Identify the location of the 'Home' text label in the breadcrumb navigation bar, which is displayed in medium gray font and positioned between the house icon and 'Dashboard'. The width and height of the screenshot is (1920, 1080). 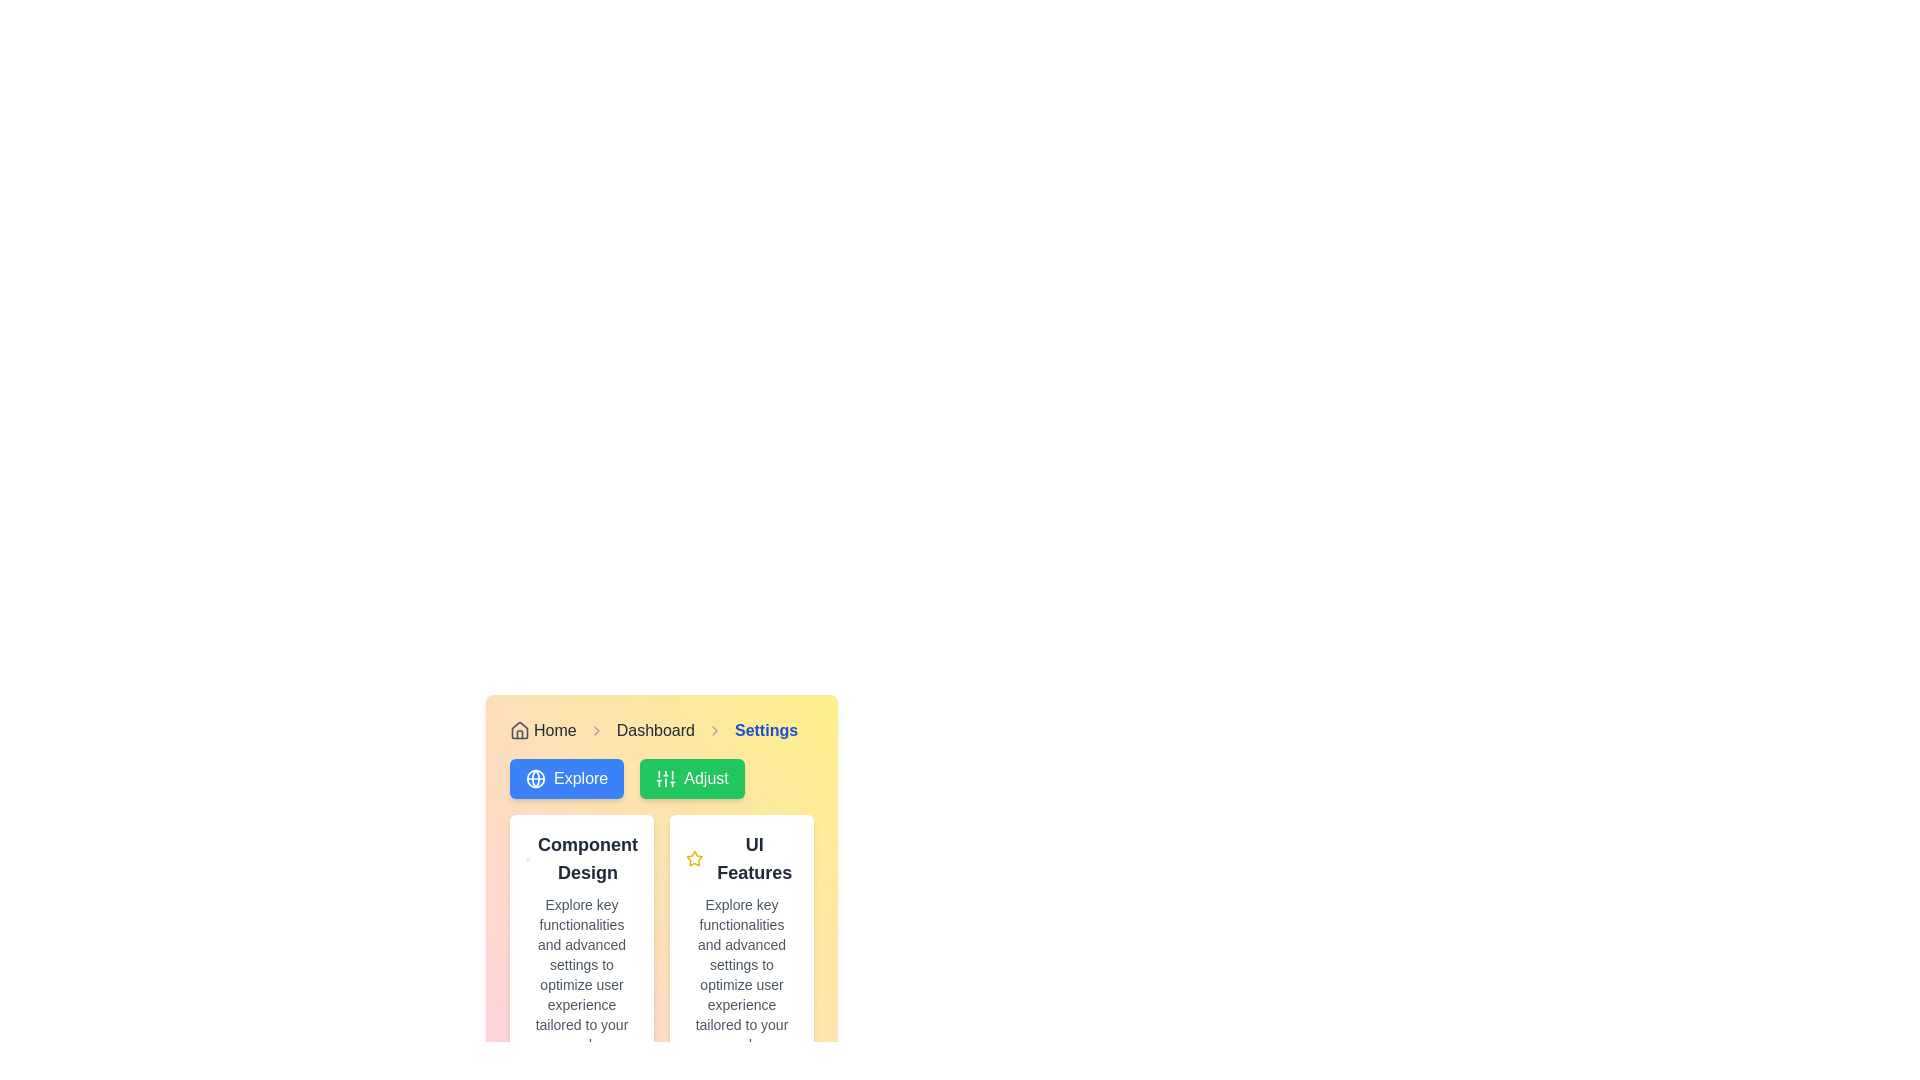
(555, 731).